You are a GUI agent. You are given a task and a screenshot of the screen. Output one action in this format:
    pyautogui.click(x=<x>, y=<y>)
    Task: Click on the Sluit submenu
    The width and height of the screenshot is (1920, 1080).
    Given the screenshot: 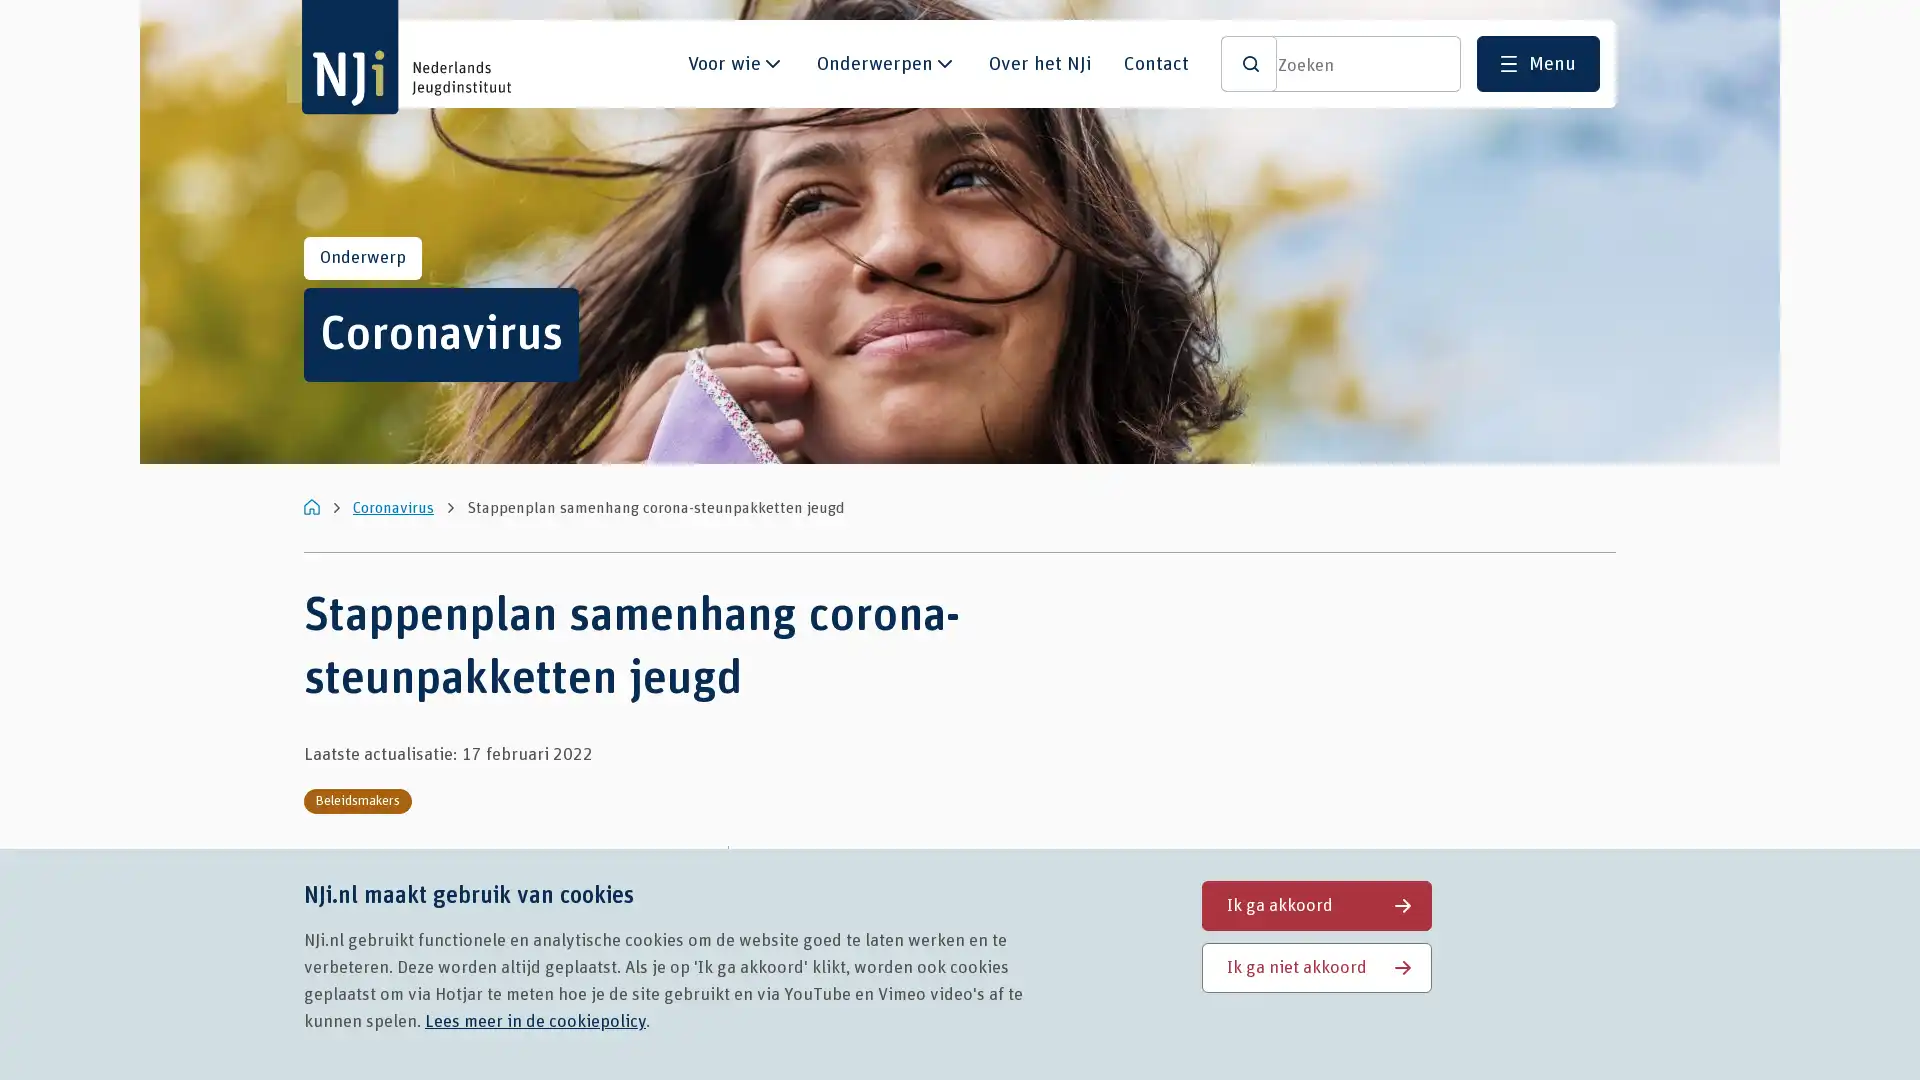 What is the action you would take?
    pyautogui.click(x=771, y=71)
    